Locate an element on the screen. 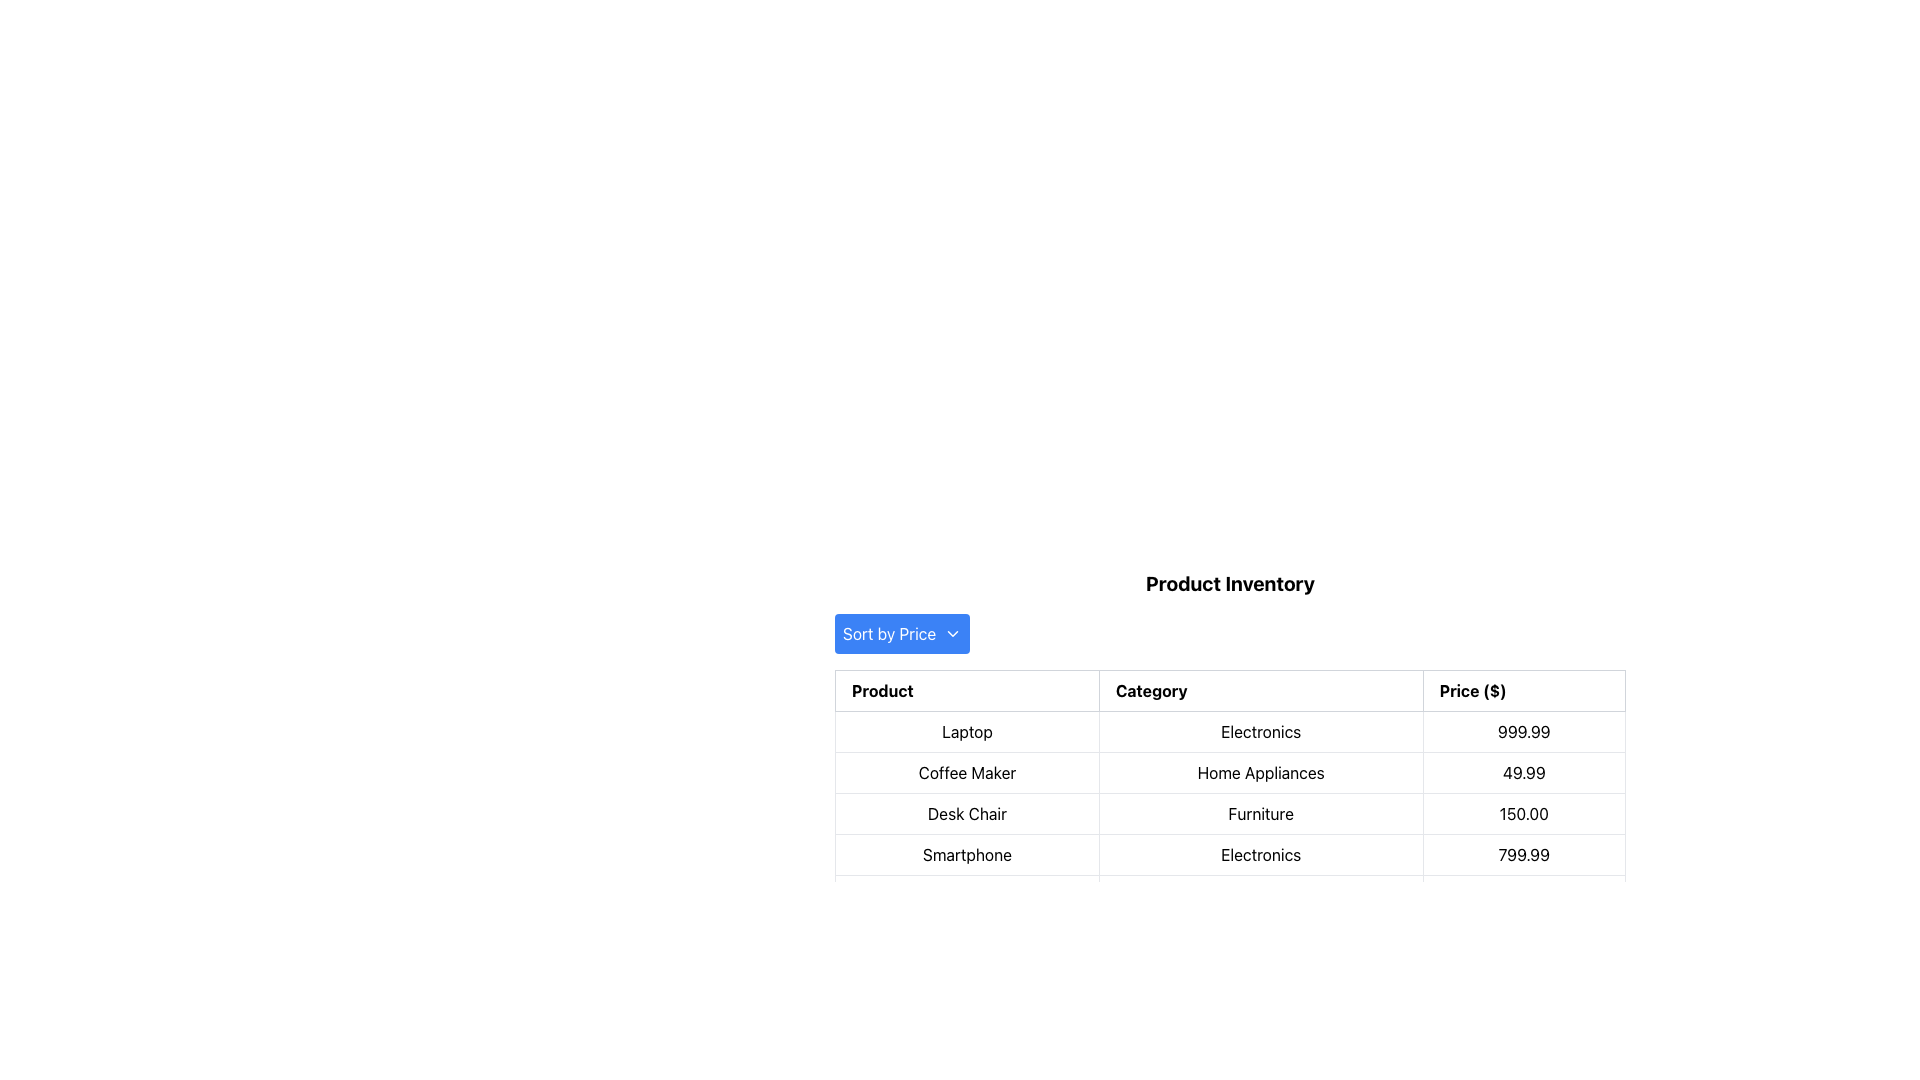  text from the product name label located in the first data row of the inventory table under the 'Product' column is located at coordinates (967, 732).